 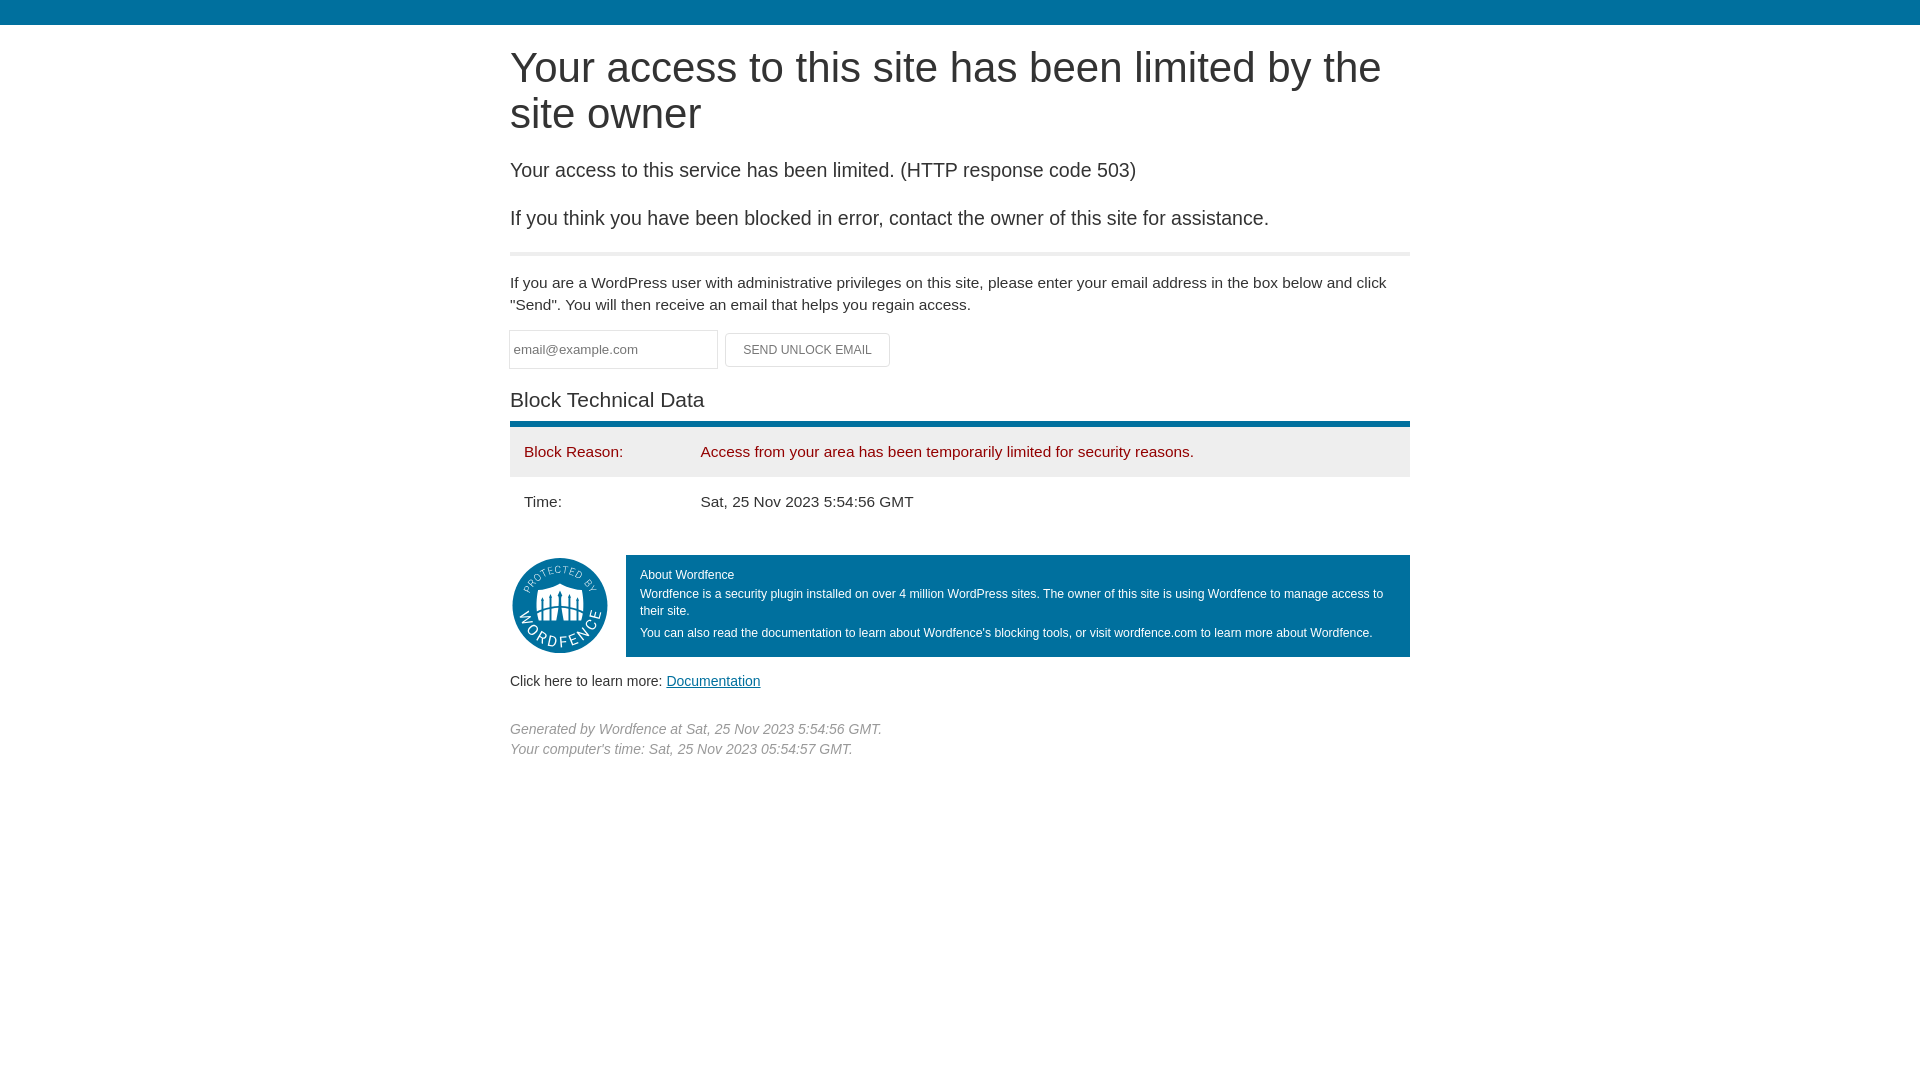 I want to click on 'Documentation', so click(x=713, y=680).